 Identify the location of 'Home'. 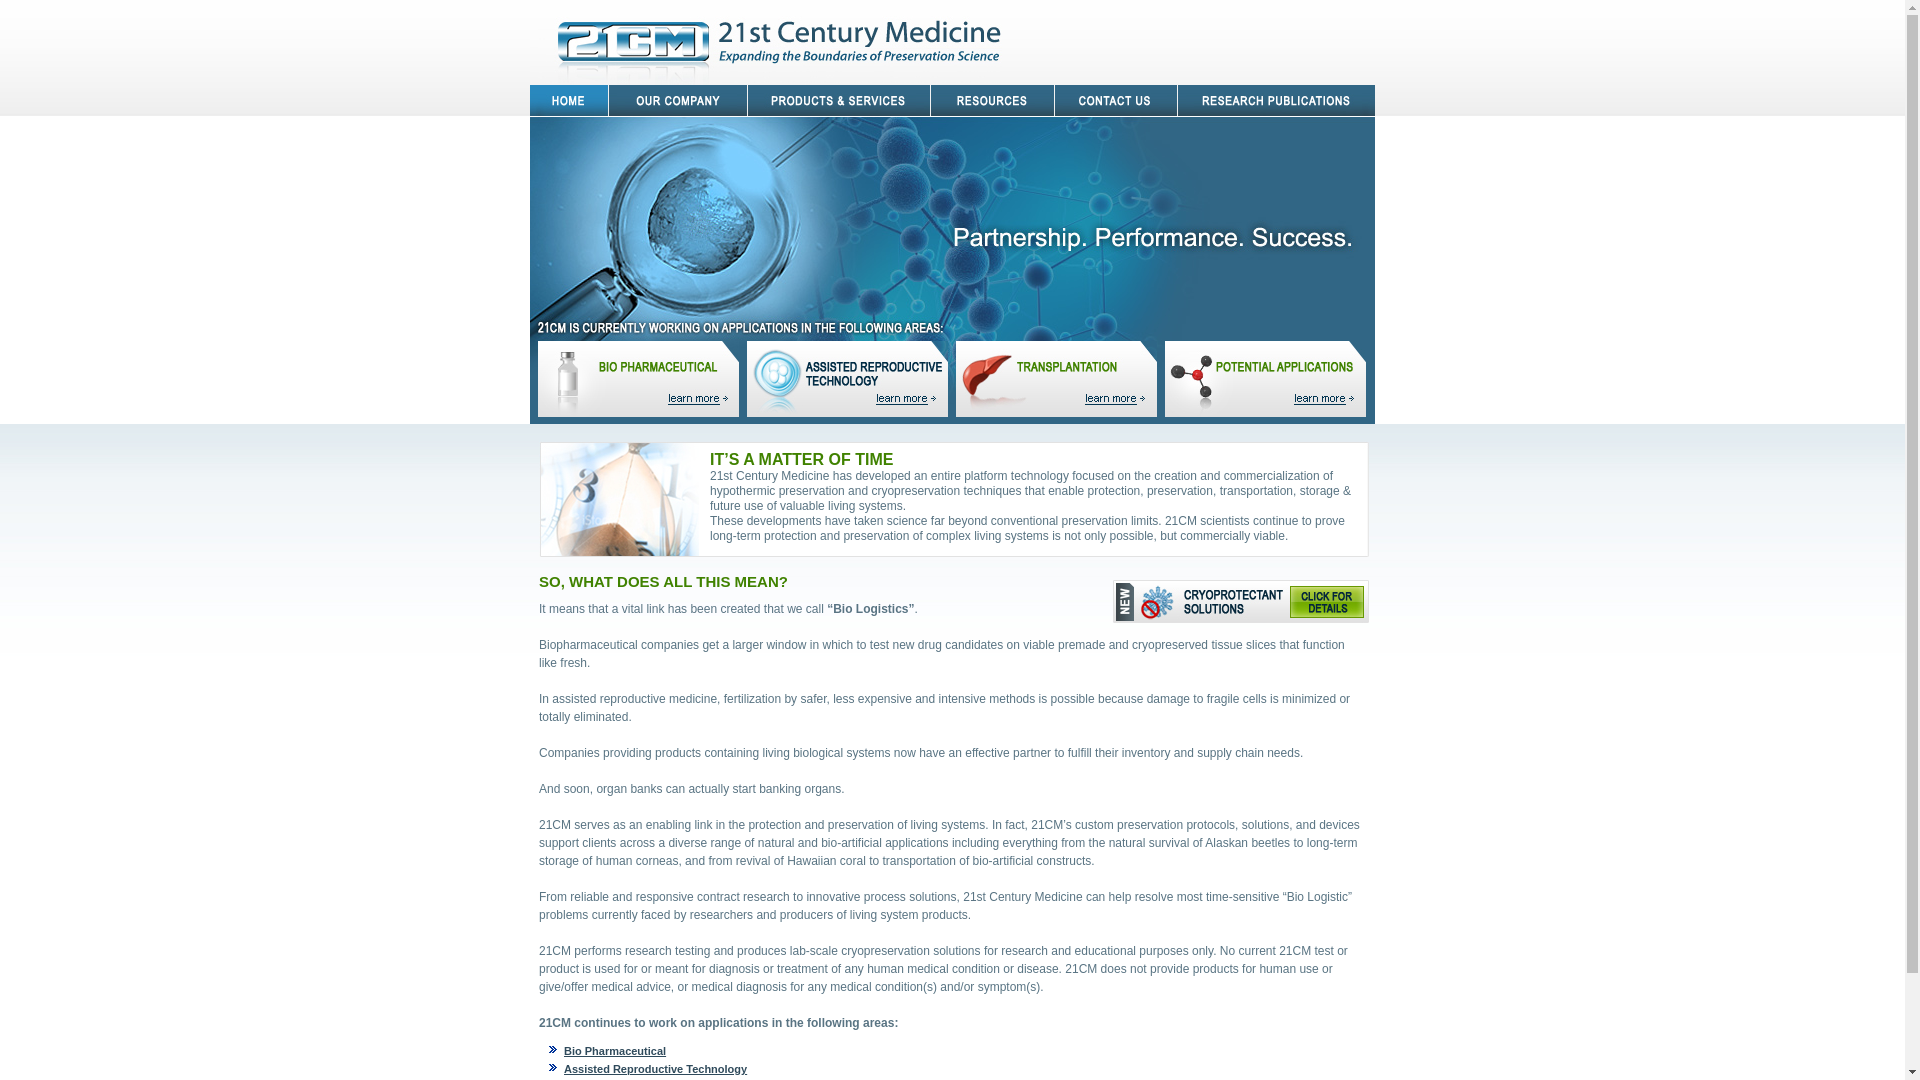
(568, 100).